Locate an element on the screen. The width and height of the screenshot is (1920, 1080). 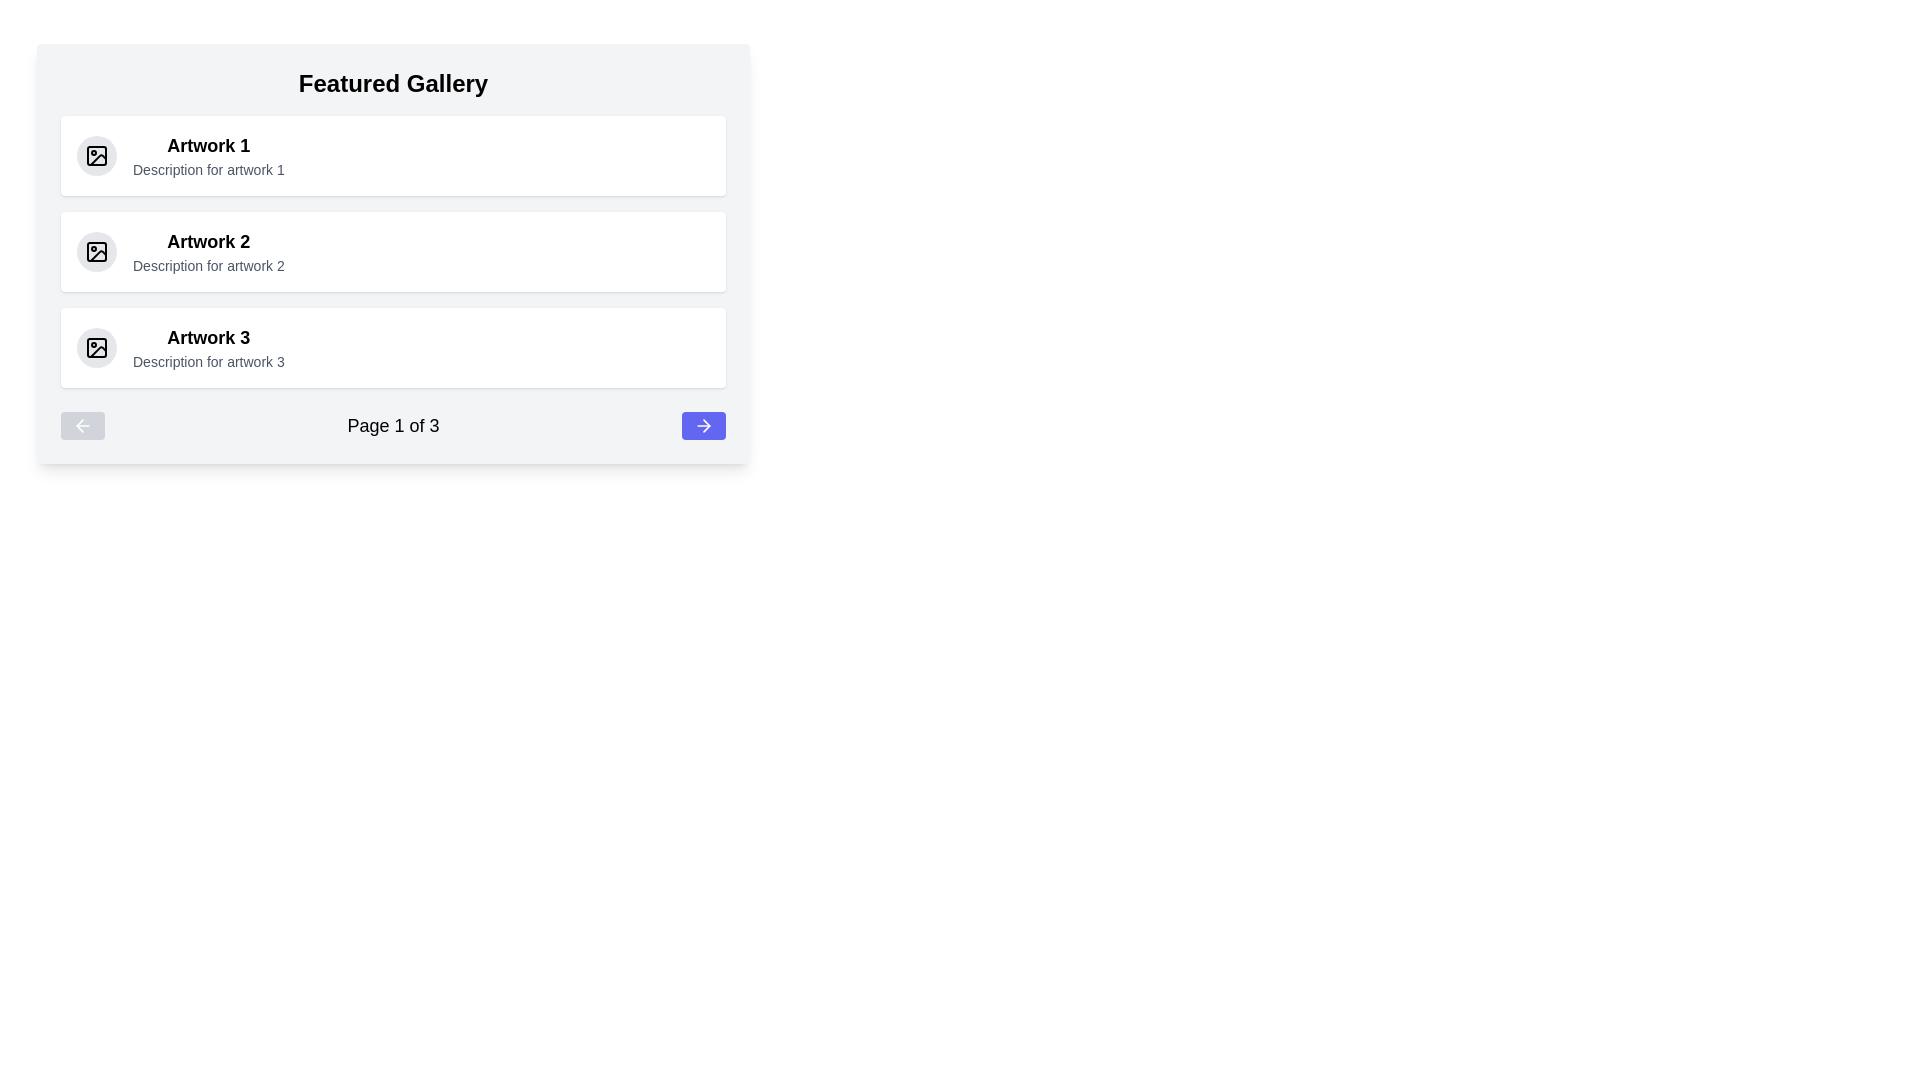
the button with a blue background and an arrow icon located at the bottom right corner of the 'Featured Gallery' card is located at coordinates (704, 424).